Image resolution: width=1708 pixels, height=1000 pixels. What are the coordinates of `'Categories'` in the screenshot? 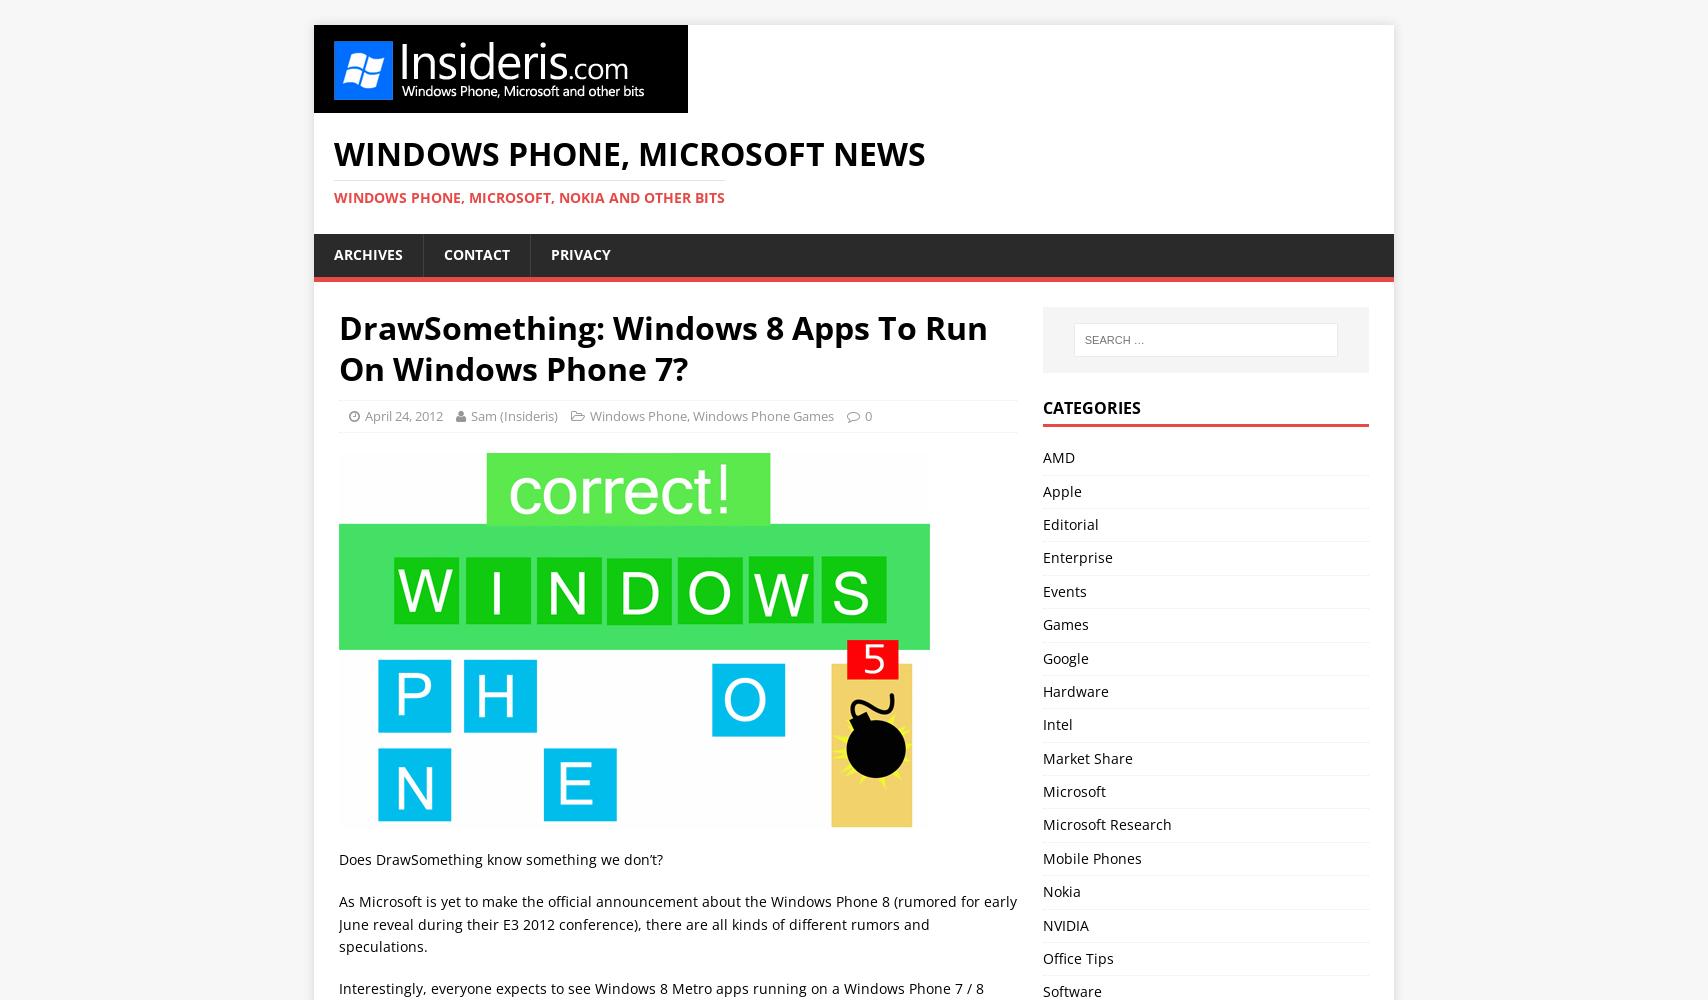 It's located at (1091, 408).